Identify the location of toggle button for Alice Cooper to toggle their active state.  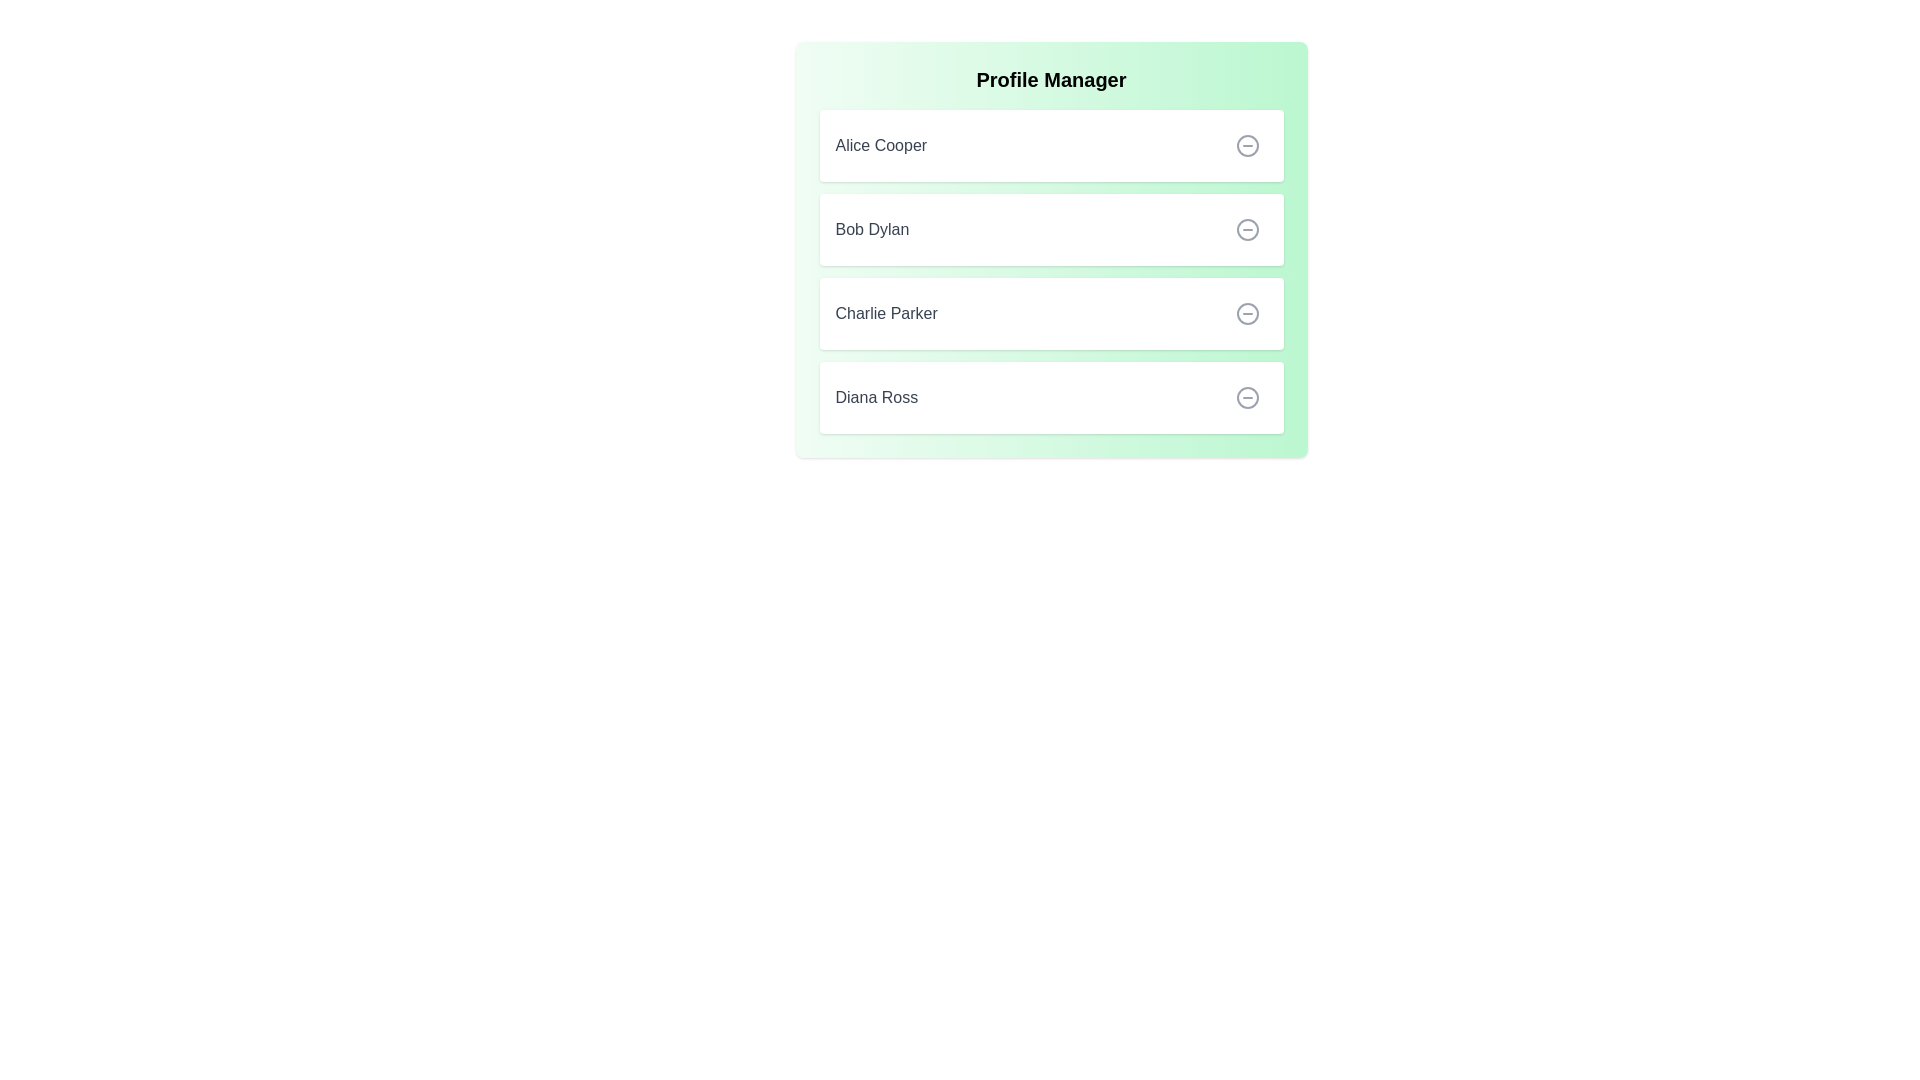
(1246, 145).